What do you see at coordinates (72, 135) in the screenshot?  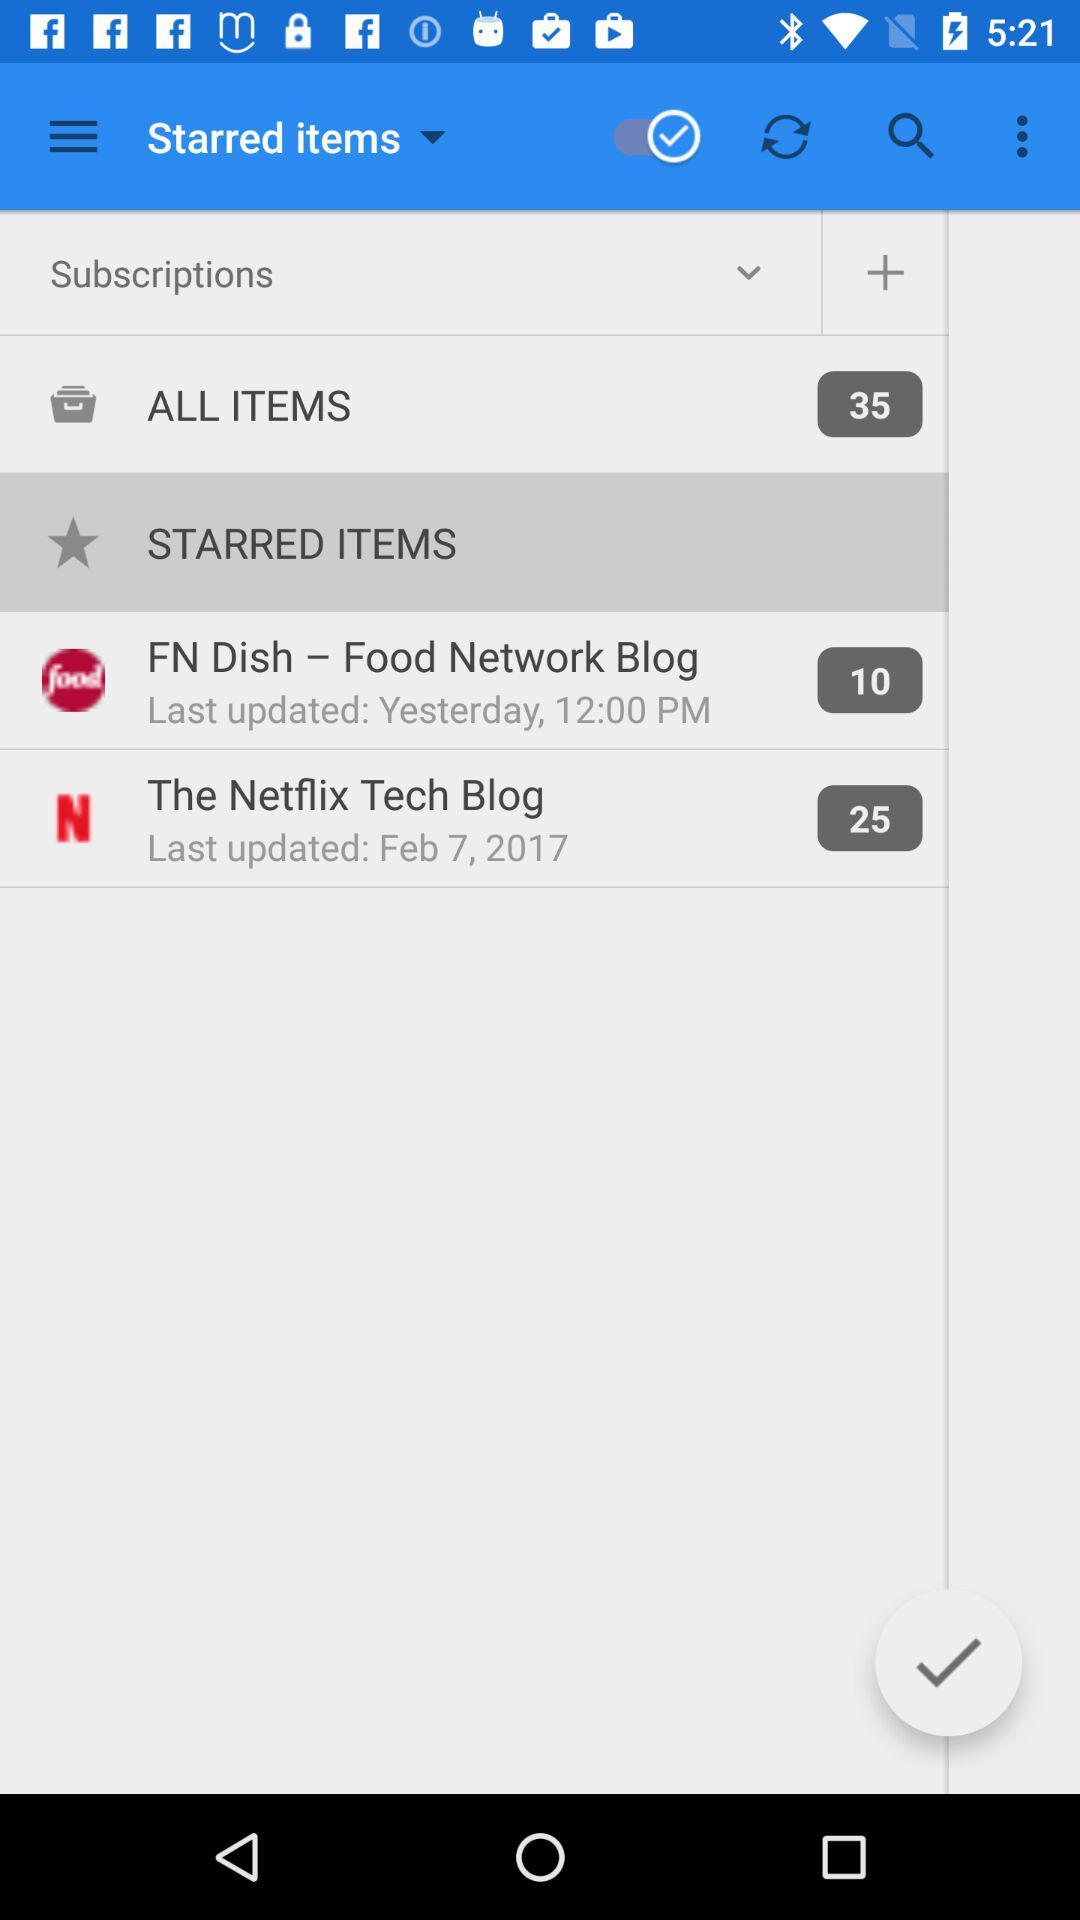 I see `advertisement` at bounding box center [72, 135].